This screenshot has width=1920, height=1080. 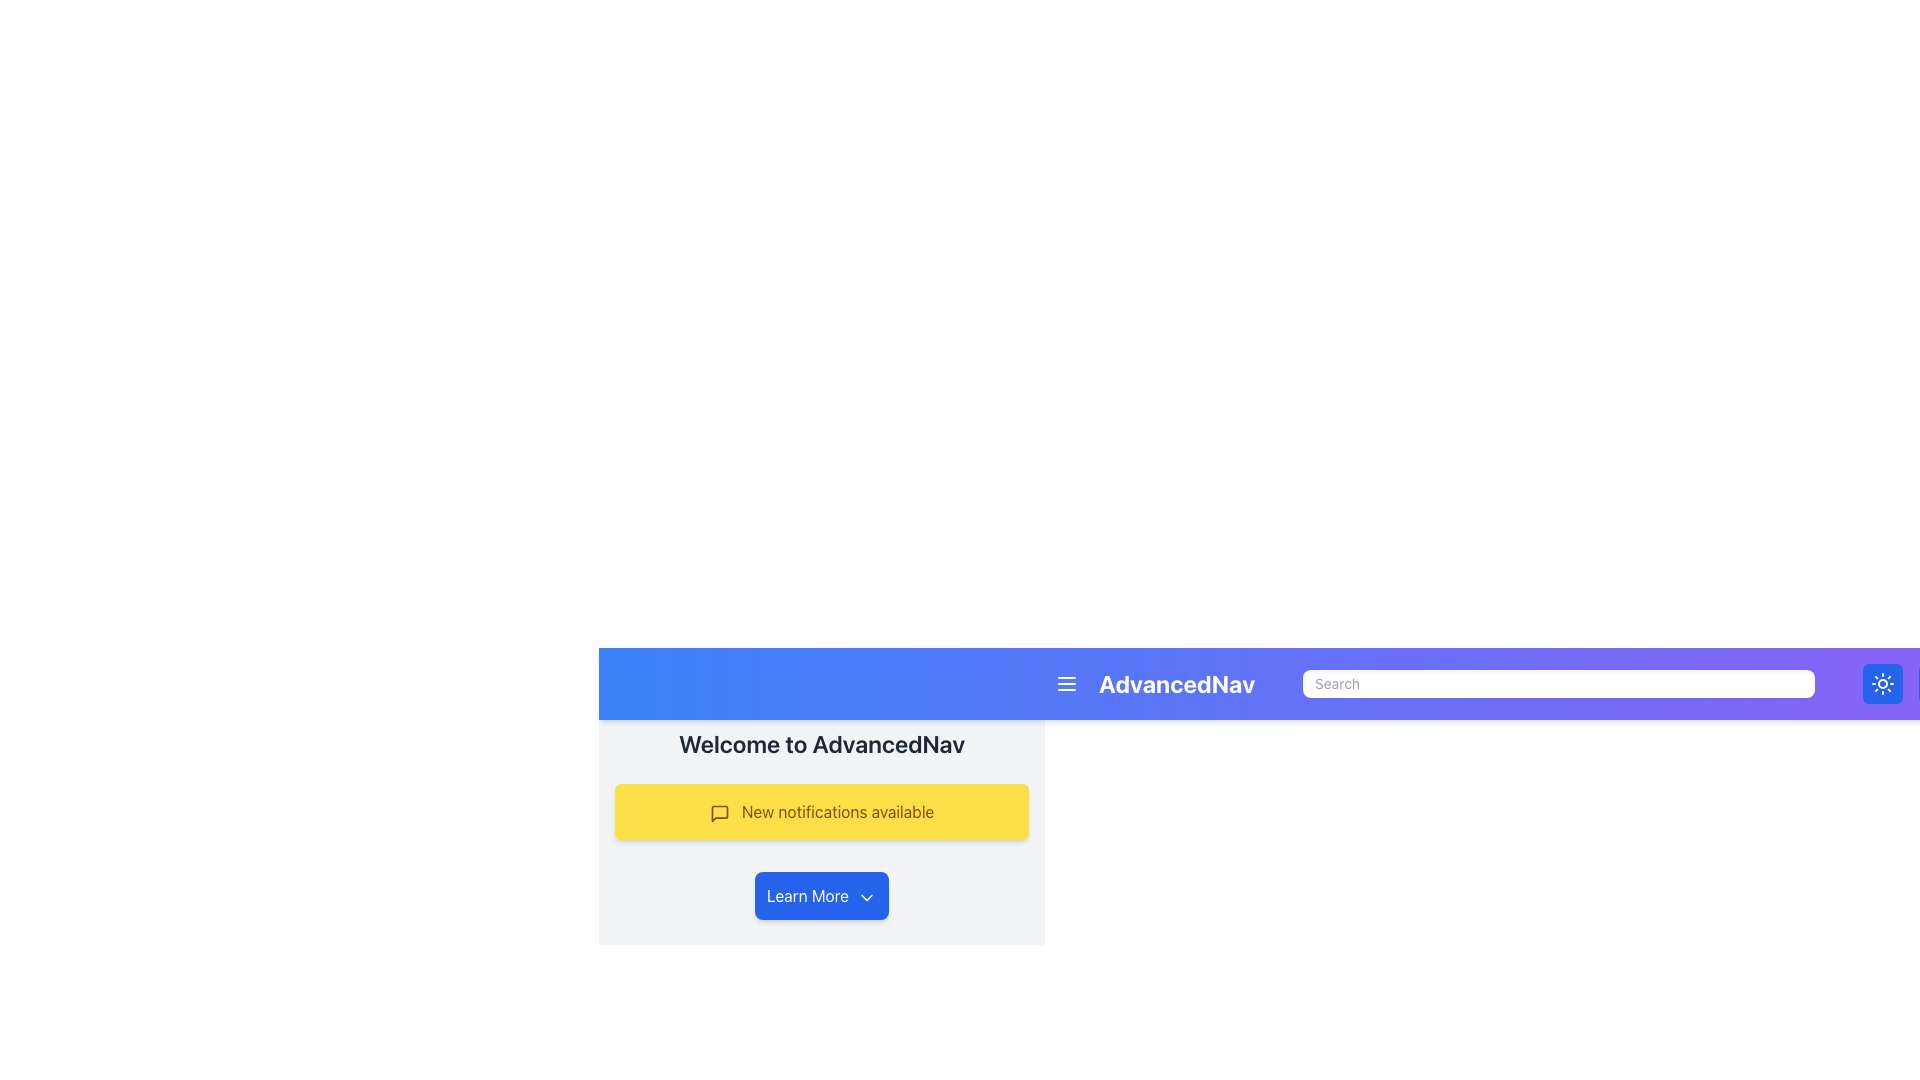 What do you see at coordinates (821, 812) in the screenshot?
I see `the Notification Box that informs users about new messages or updates, located below 'Welcome to AdvancedNav' and above the 'Learn More' button` at bounding box center [821, 812].